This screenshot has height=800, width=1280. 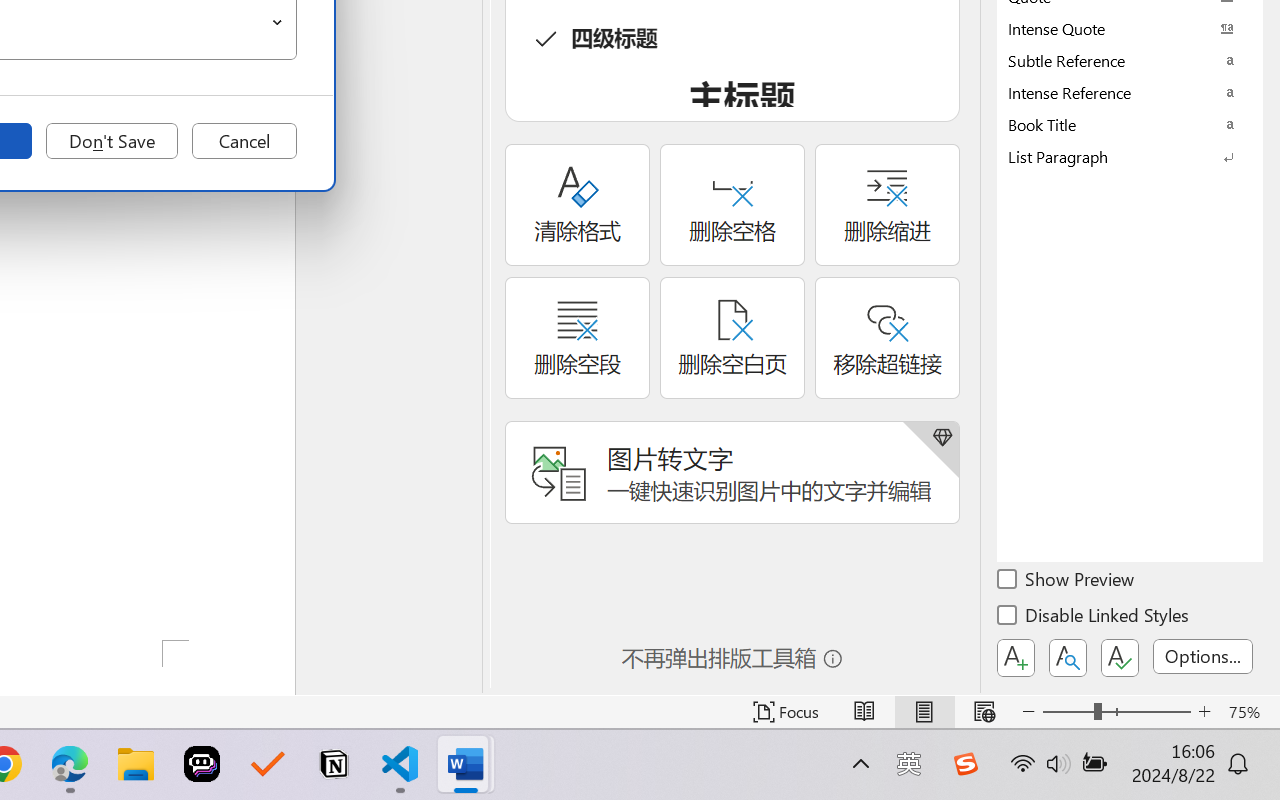 What do you see at coordinates (1130, 92) in the screenshot?
I see `'Intense Reference'` at bounding box center [1130, 92].